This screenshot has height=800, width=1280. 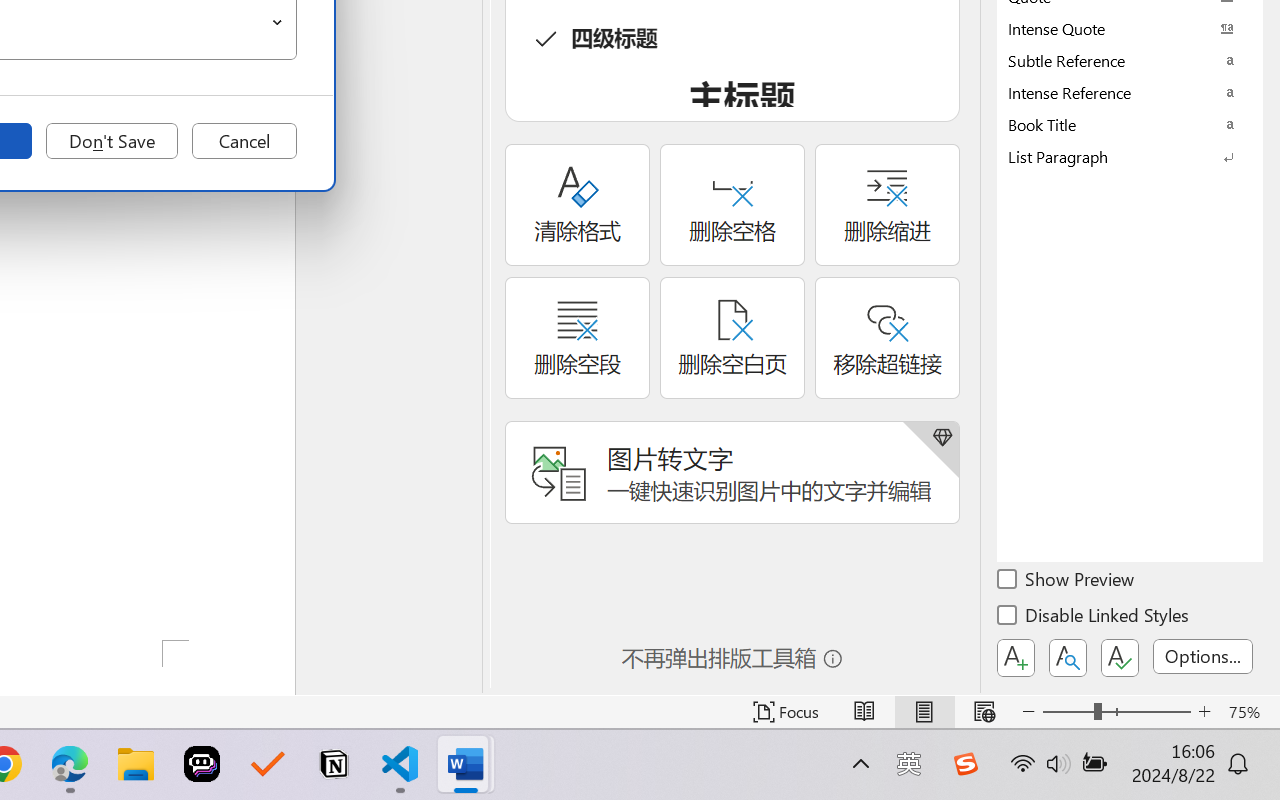 What do you see at coordinates (1130, 92) in the screenshot?
I see `'Intense Reference'` at bounding box center [1130, 92].